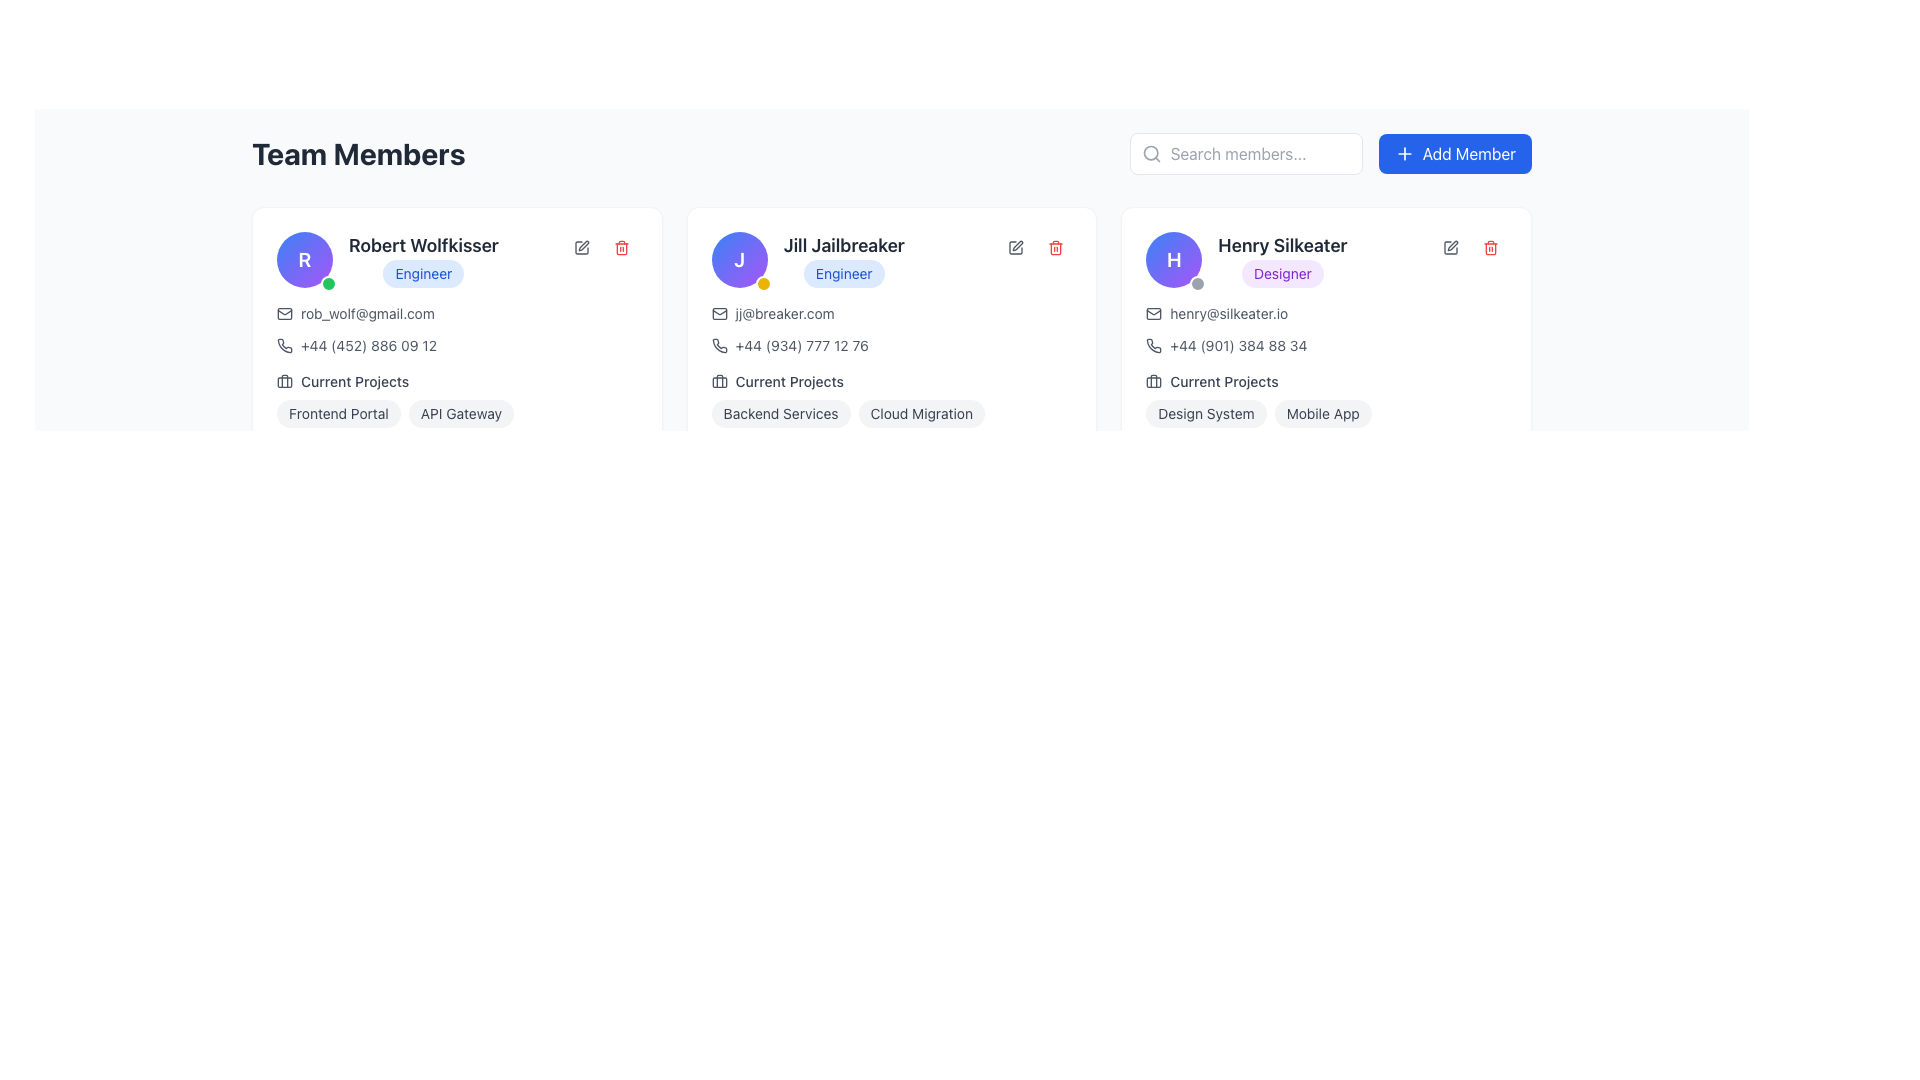 The image size is (1920, 1080). What do you see at coordinates (387, 258) in the screenshot?
I see `the small blue badge labeled 'Engineer' located below the name 'Robert Wolfkisser' in the leftmost profile card of the 'Team Members' section` at bounding box center [387, 258].